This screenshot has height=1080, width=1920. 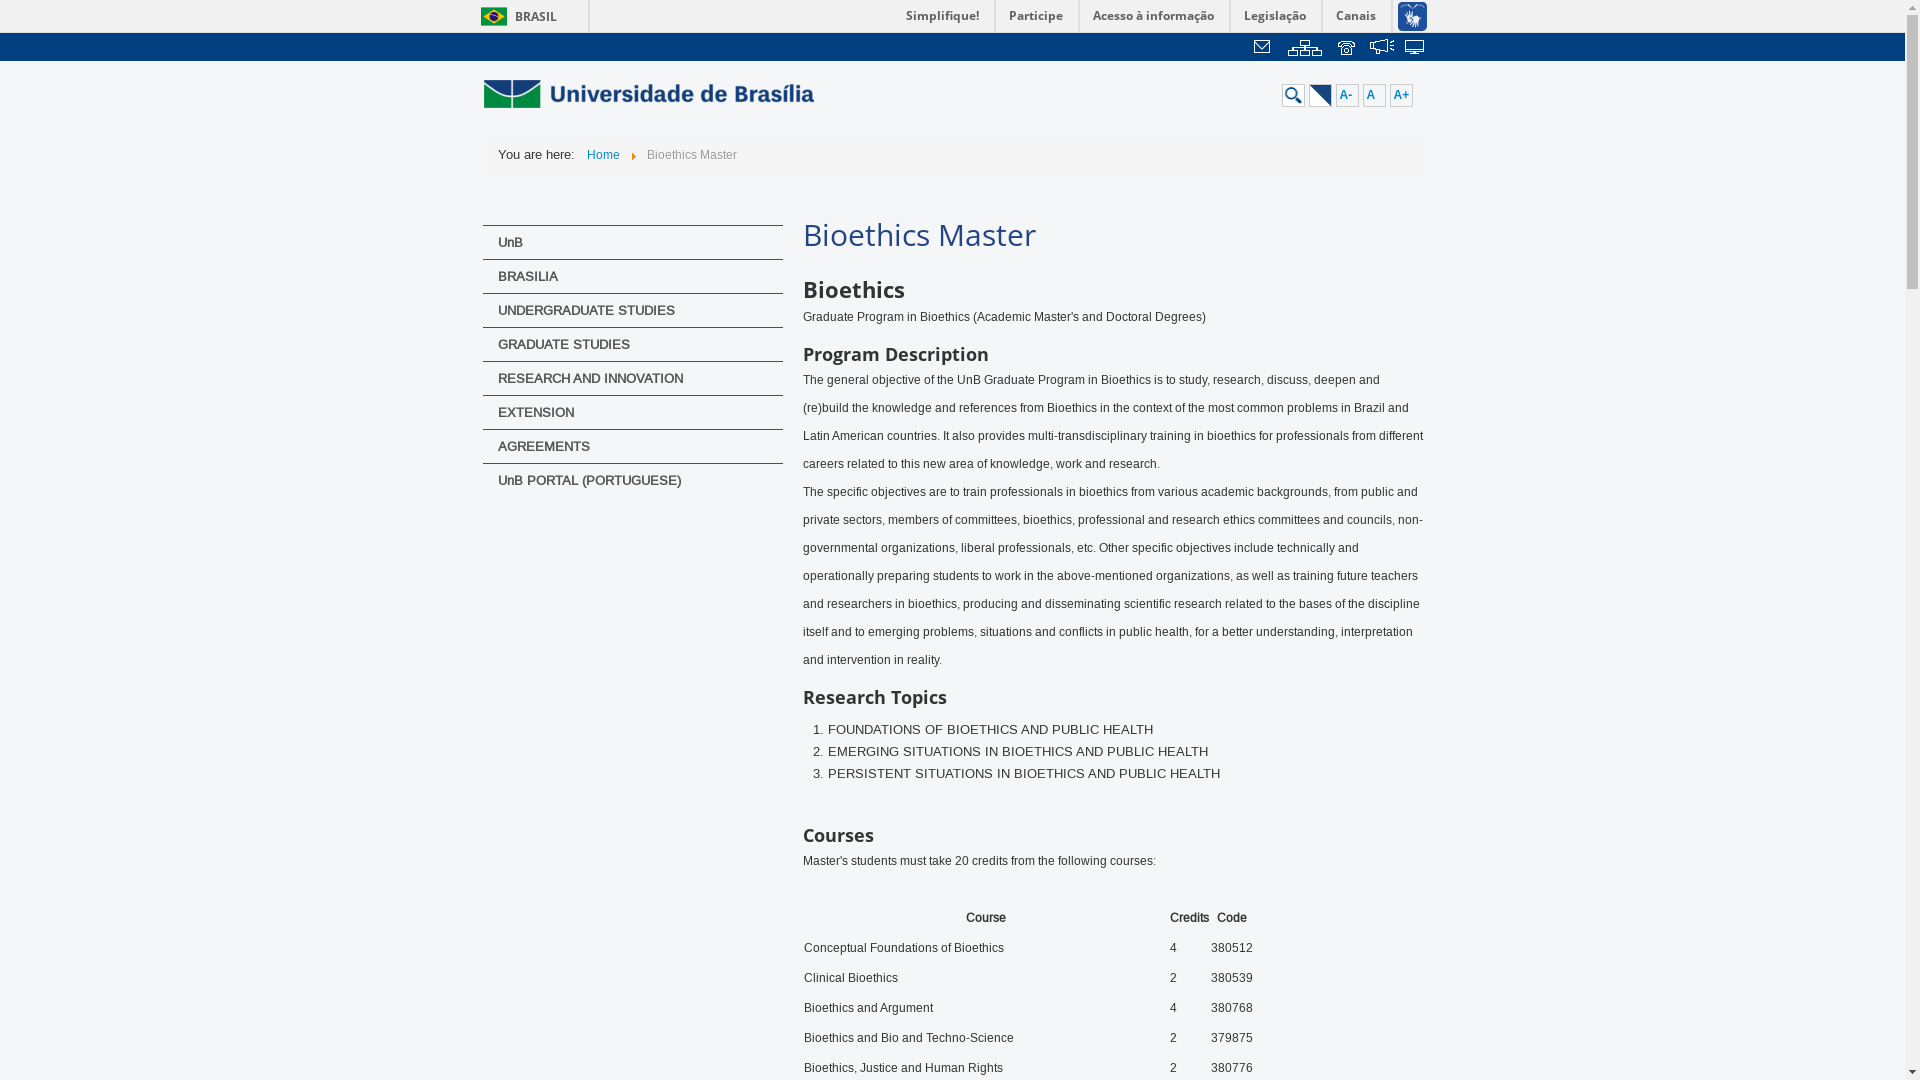 I want to click on 'UNDERGRADUATE STUDIES', so click(x=631, y=310).